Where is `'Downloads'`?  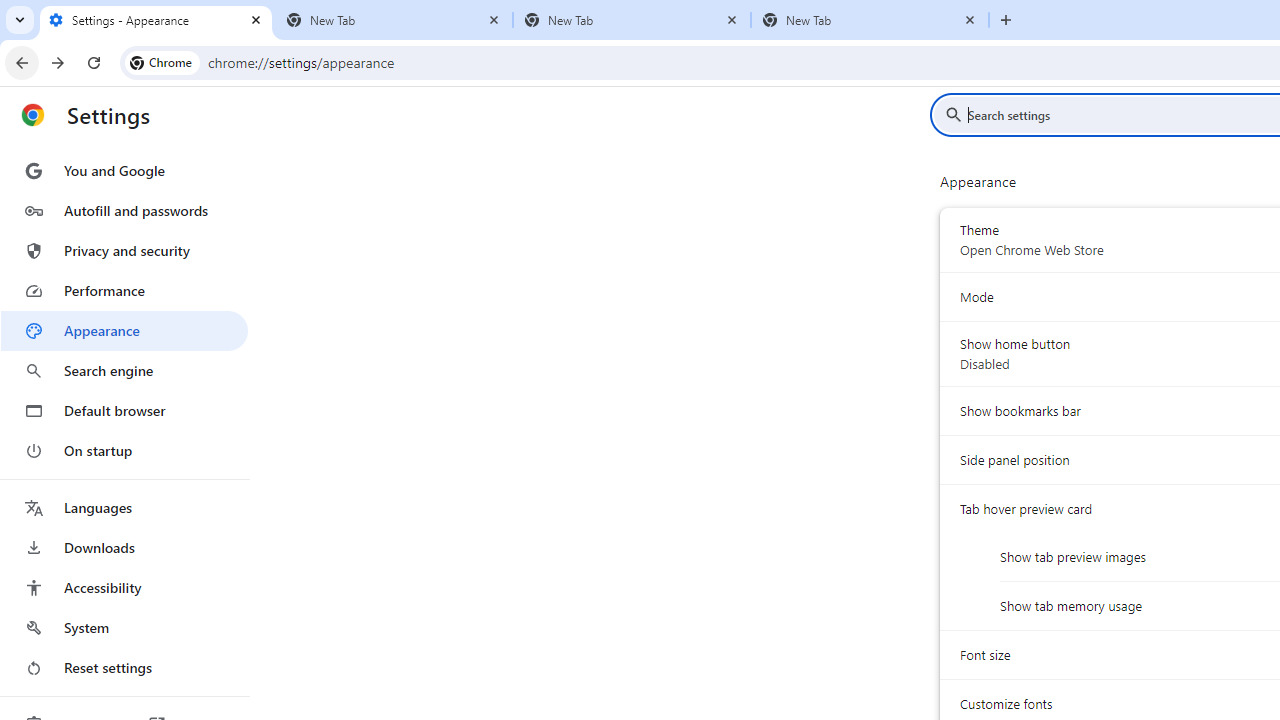 'Downloads' is located at coordinates (123, 547).